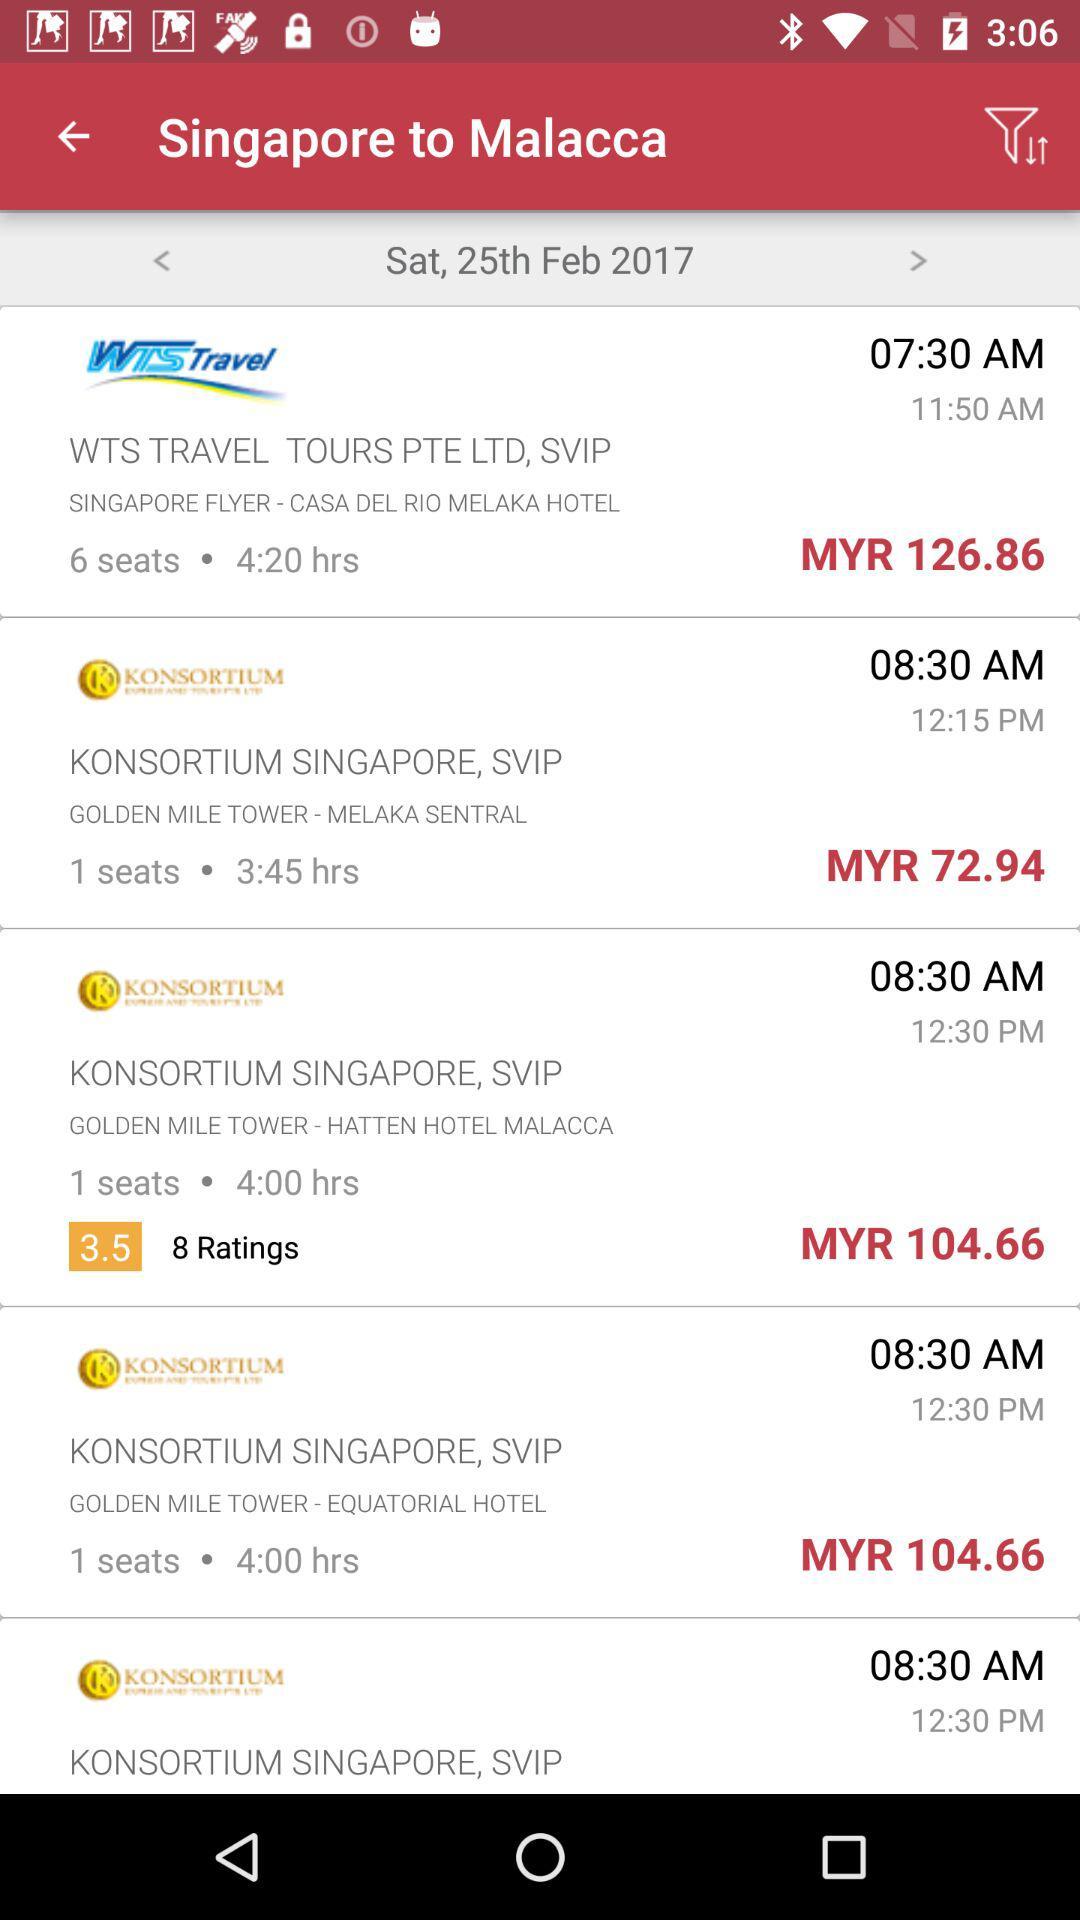  What do you see at coordinates (159, 257) in the screenshot?
I see `the arrow_backward icon` at bounding box center [159, 257].